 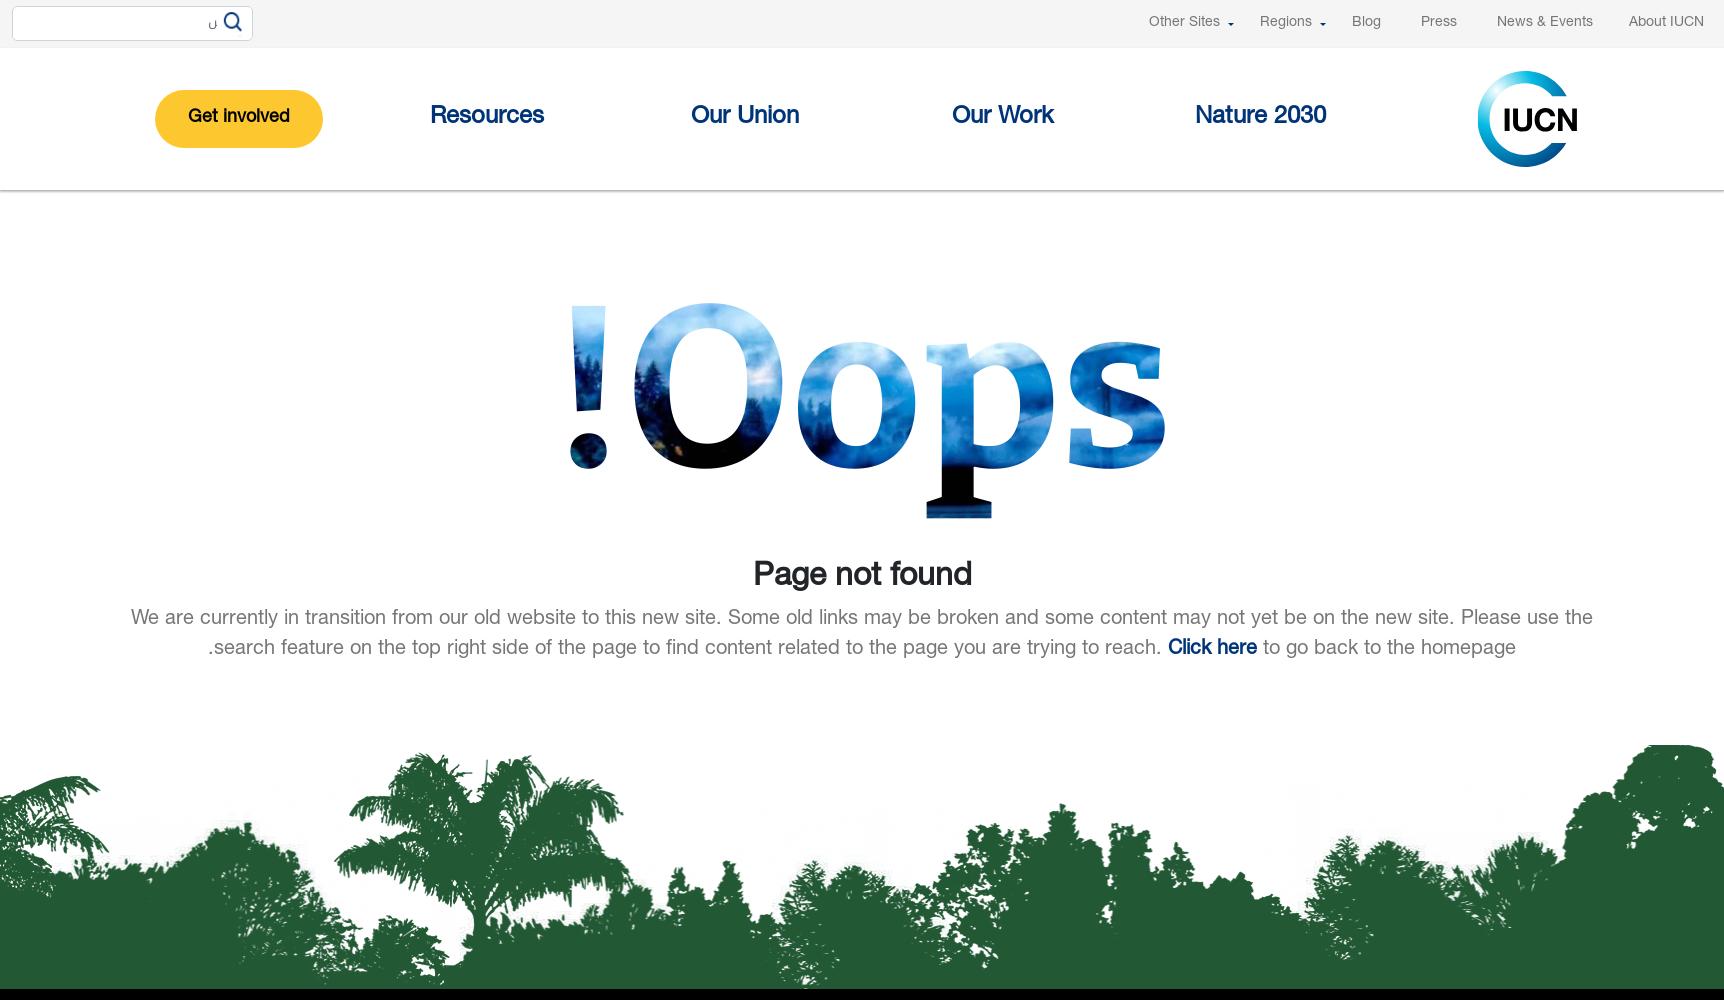 What do you see at coordinates (307, 273) in the screenshot?
I see `'IUCN LIBRARY'` at bounding box center [307, 273].